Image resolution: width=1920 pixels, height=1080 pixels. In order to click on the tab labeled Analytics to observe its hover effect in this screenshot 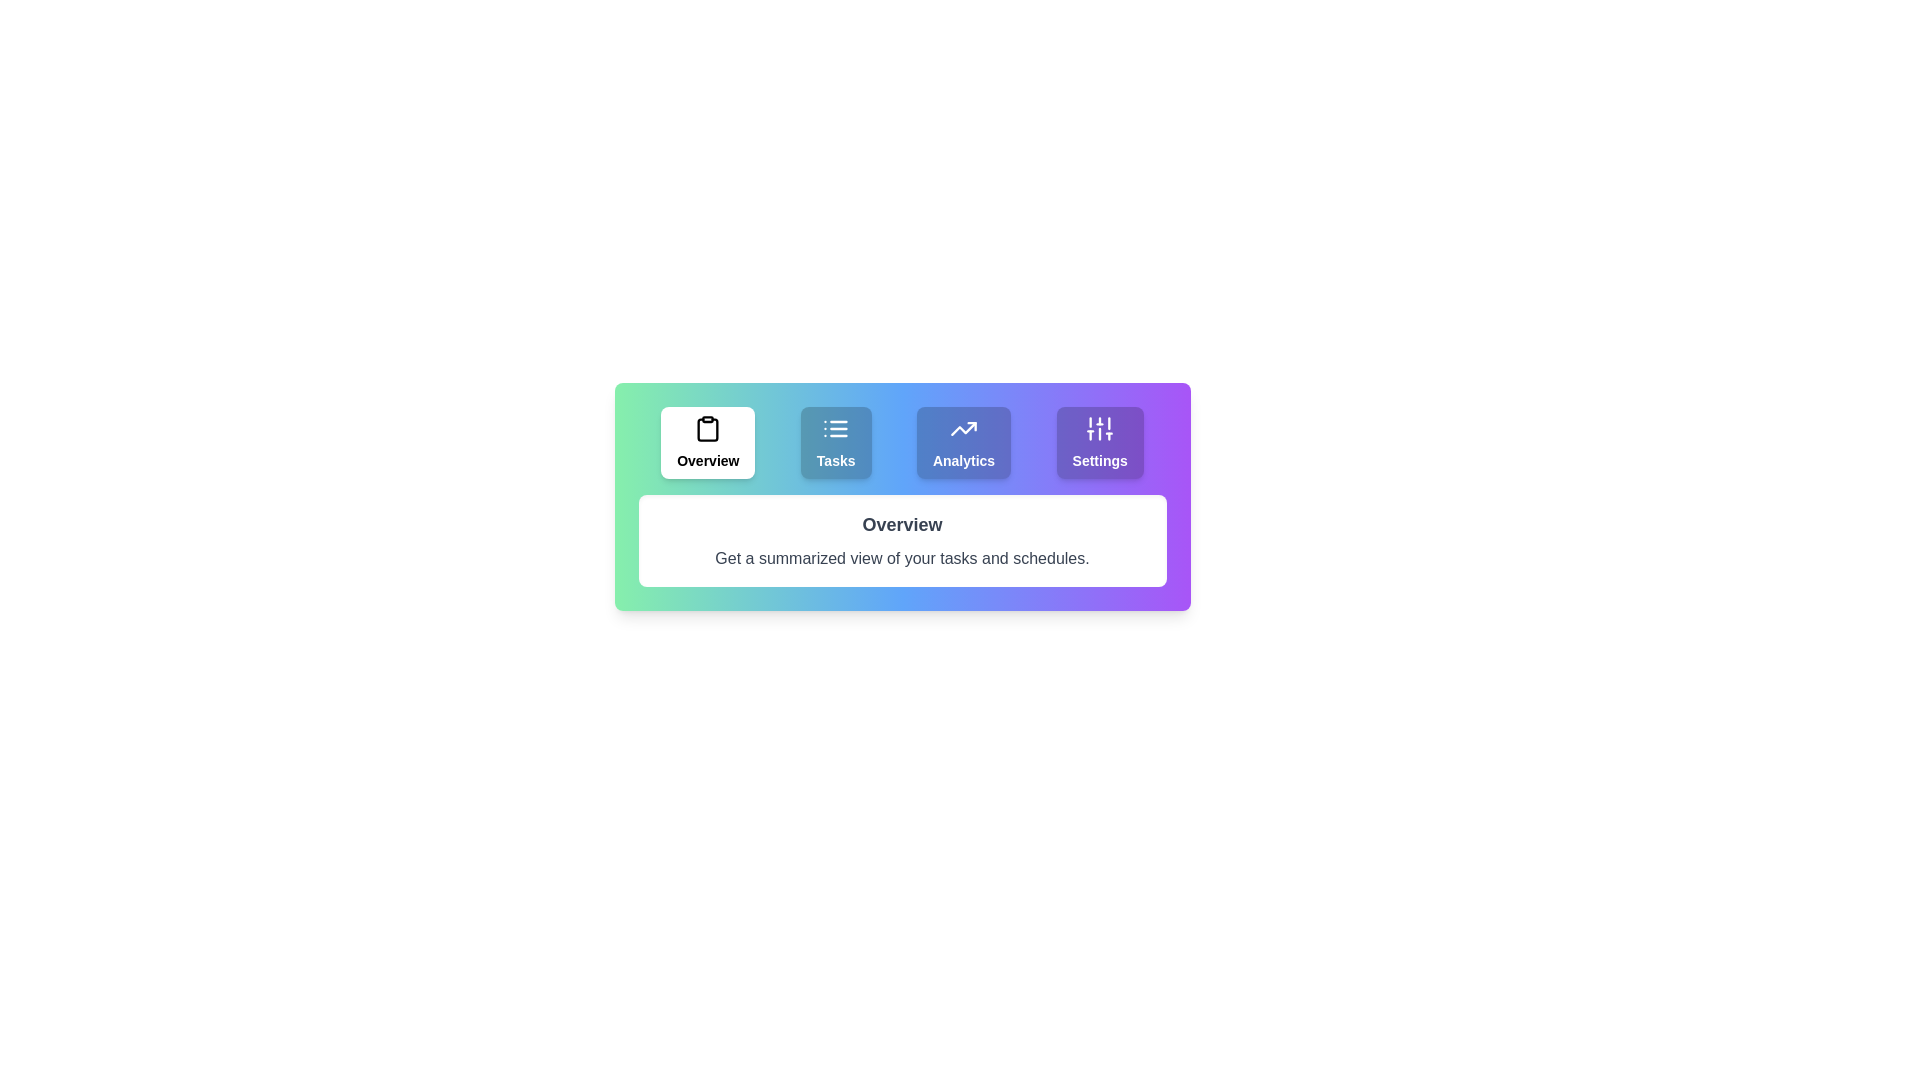, I will do `click(964, 442)`.